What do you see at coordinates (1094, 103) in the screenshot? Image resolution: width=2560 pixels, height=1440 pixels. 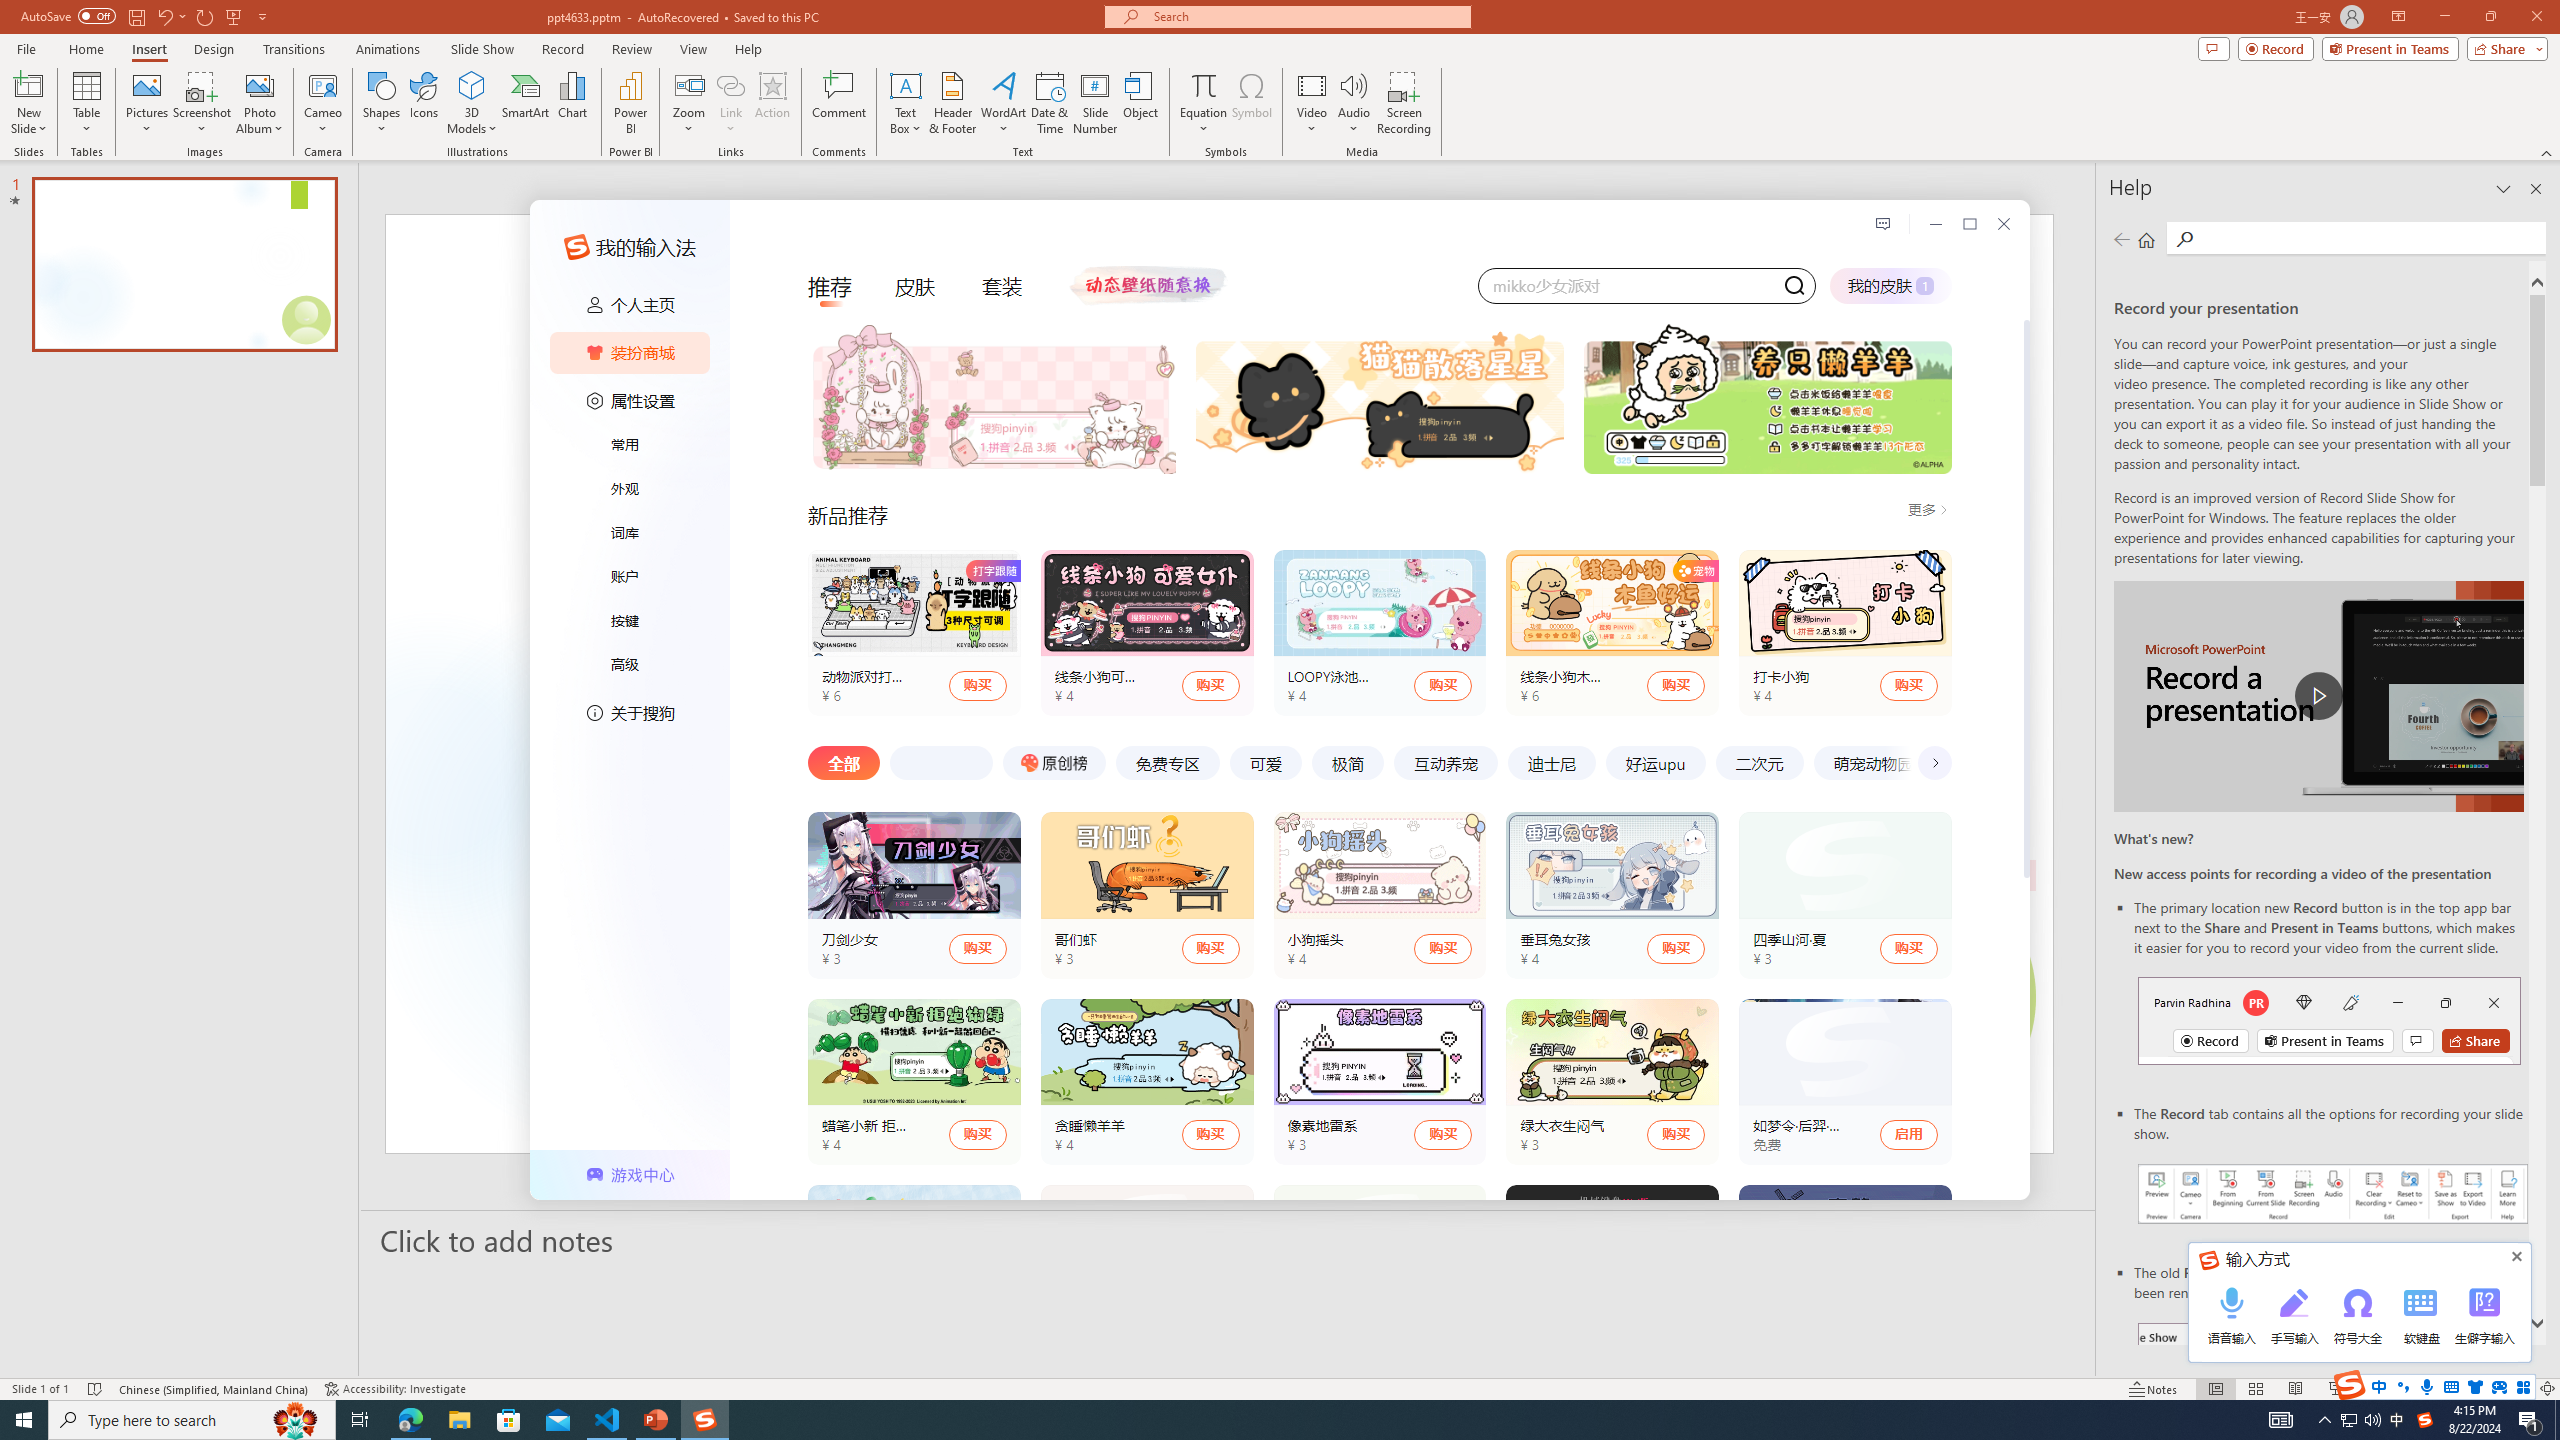 I see `'Slide Number'` at bounding box center [1094, 103].